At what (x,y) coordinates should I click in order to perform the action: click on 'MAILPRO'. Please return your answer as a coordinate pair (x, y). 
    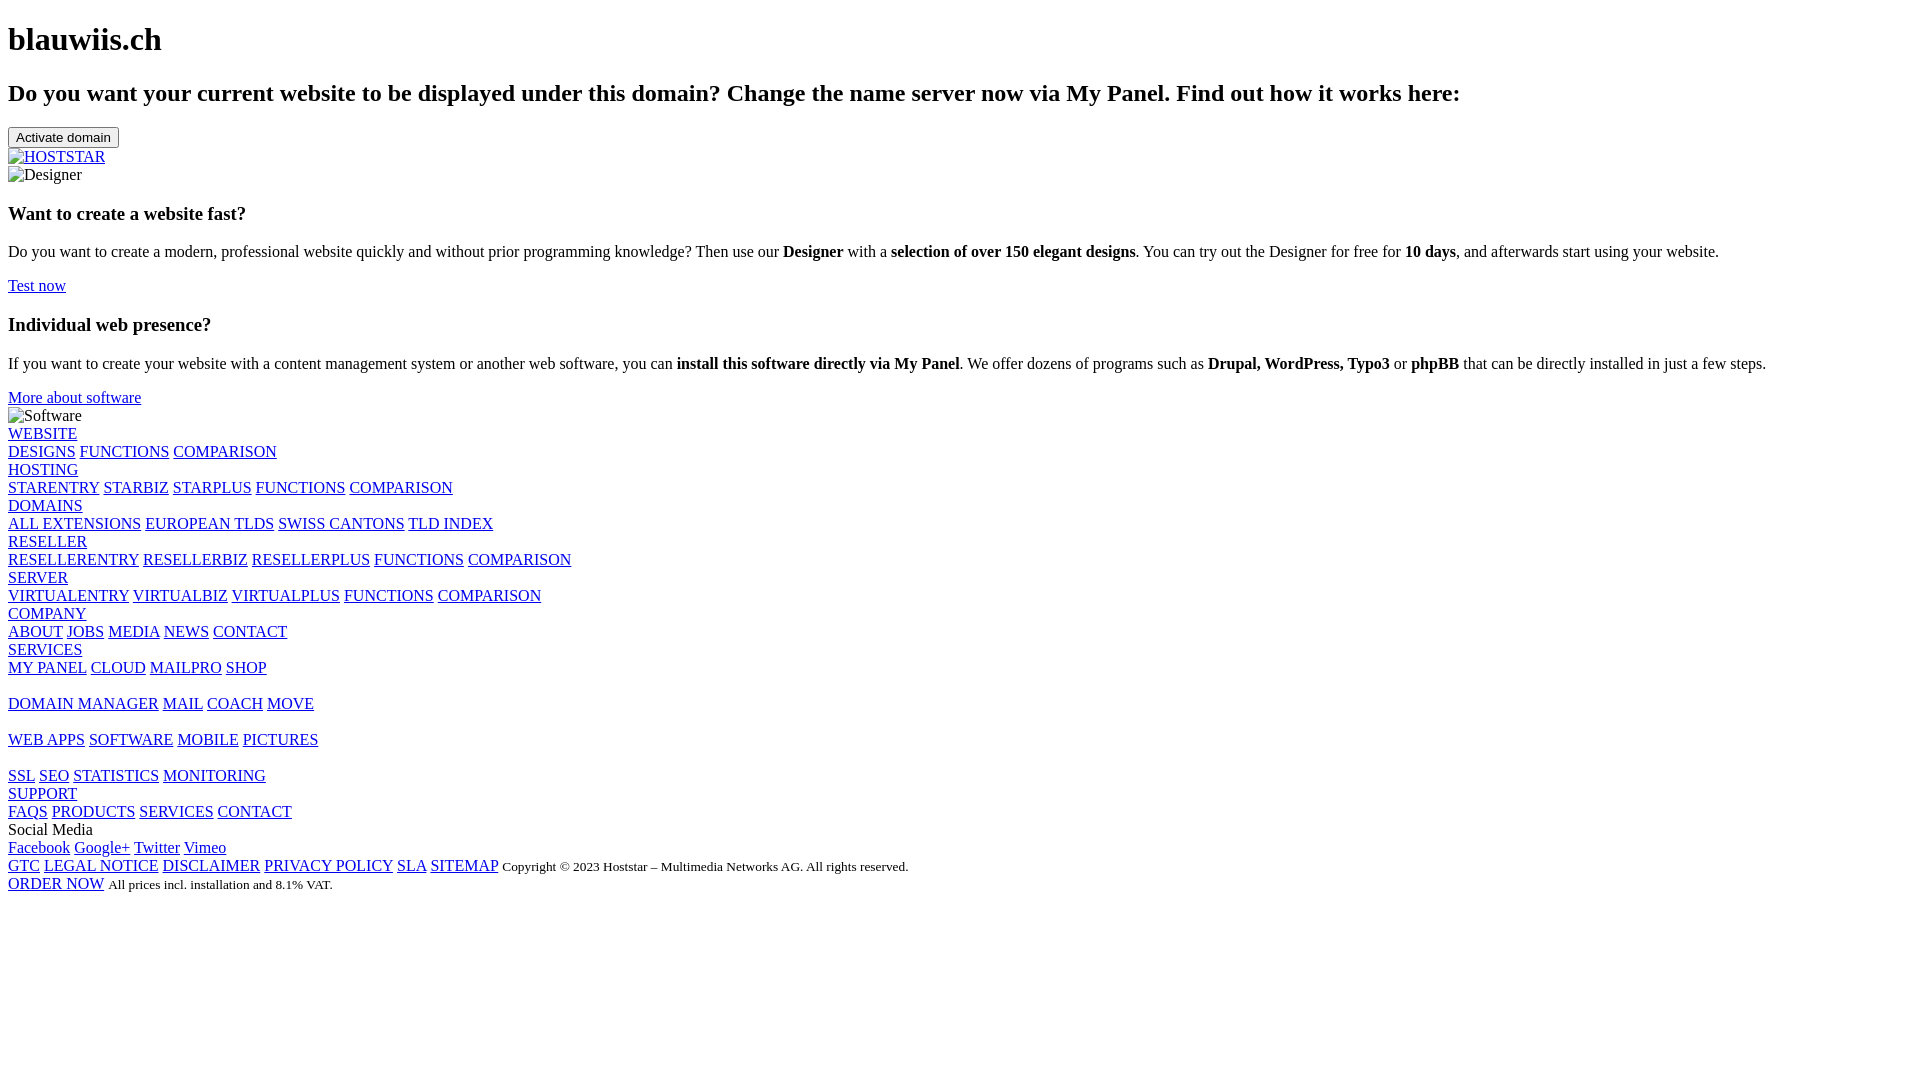
    Looking at the image, I should click on (186, 667).